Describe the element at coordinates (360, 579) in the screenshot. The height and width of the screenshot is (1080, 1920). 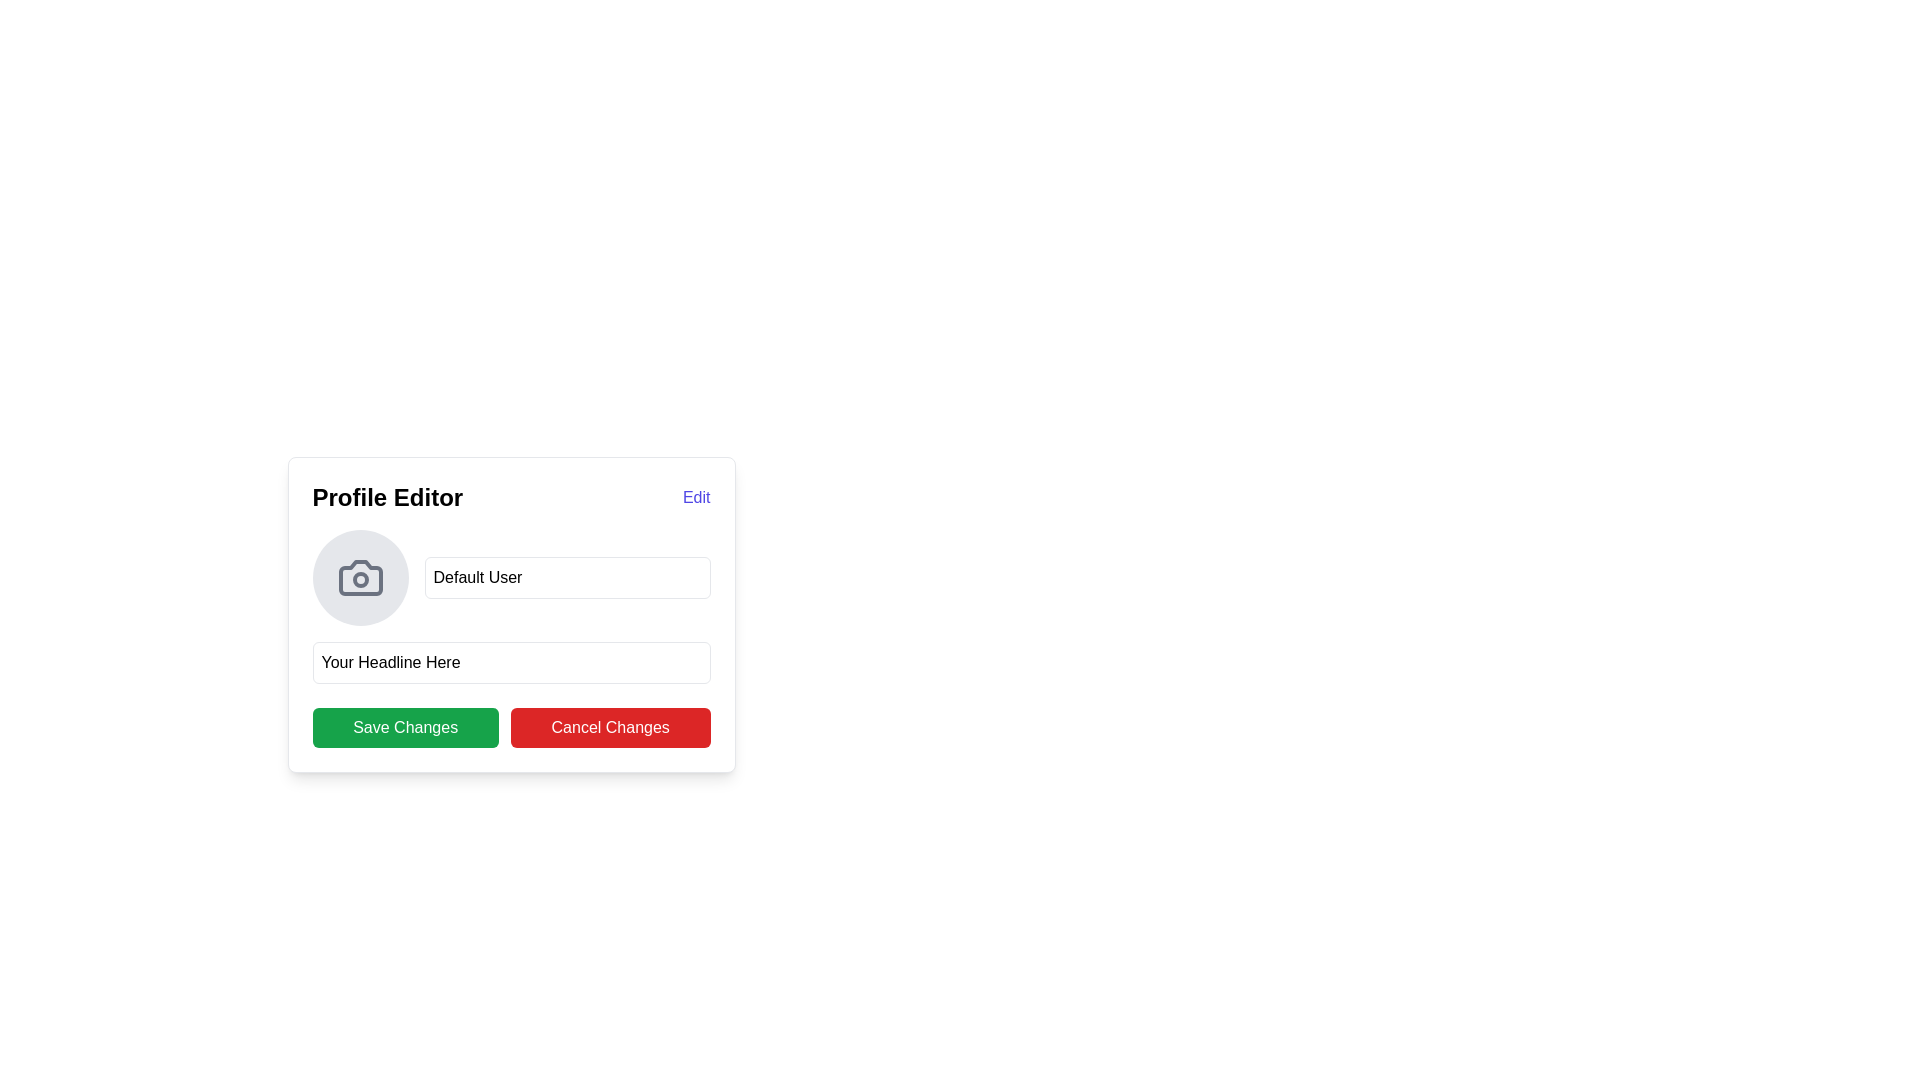
I see `the small circular Decorative SVG shape element that is located at the center of the camera icon in the Profile Editor UI section, which is to the left of the text 'Default User'` at that location.